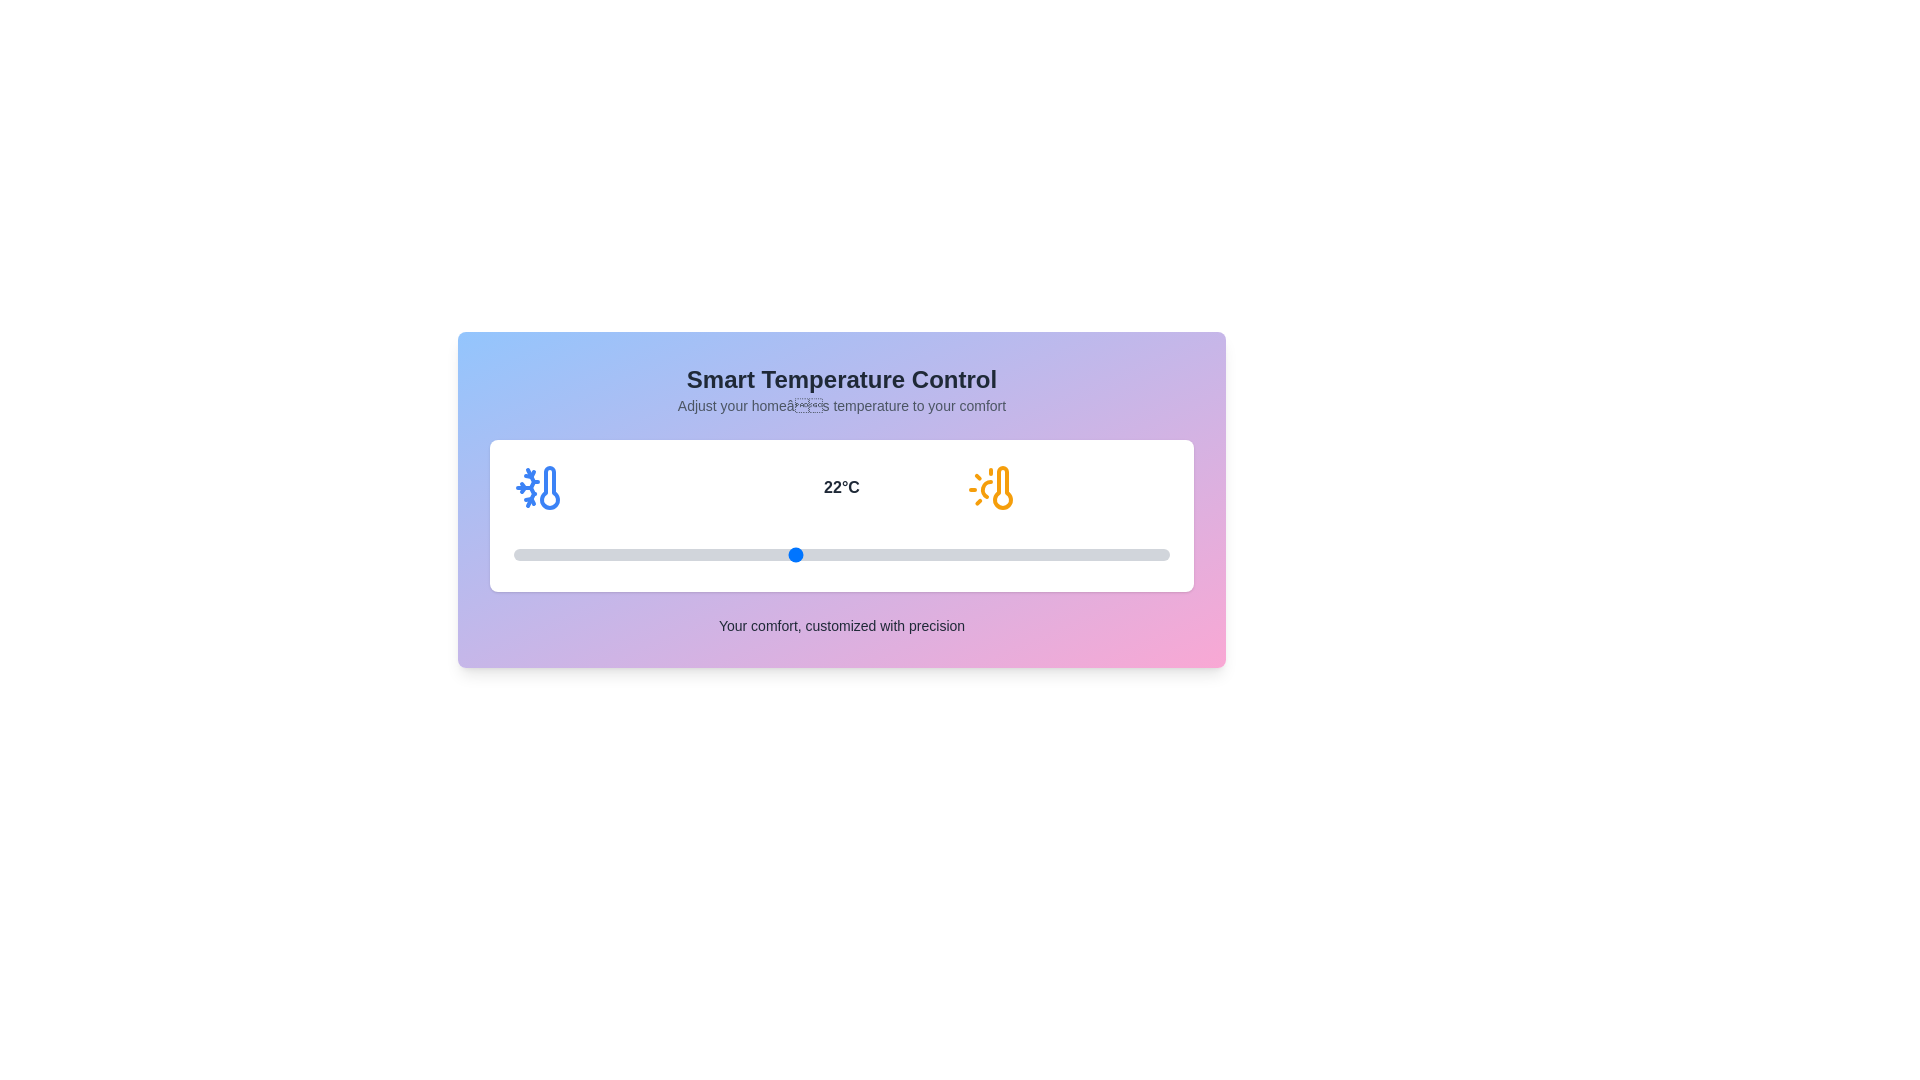 The height and width of the screenshot is (1080, 1920). I want to click on the temperature to 25°C by interacting with the slider, so click(934, 555).